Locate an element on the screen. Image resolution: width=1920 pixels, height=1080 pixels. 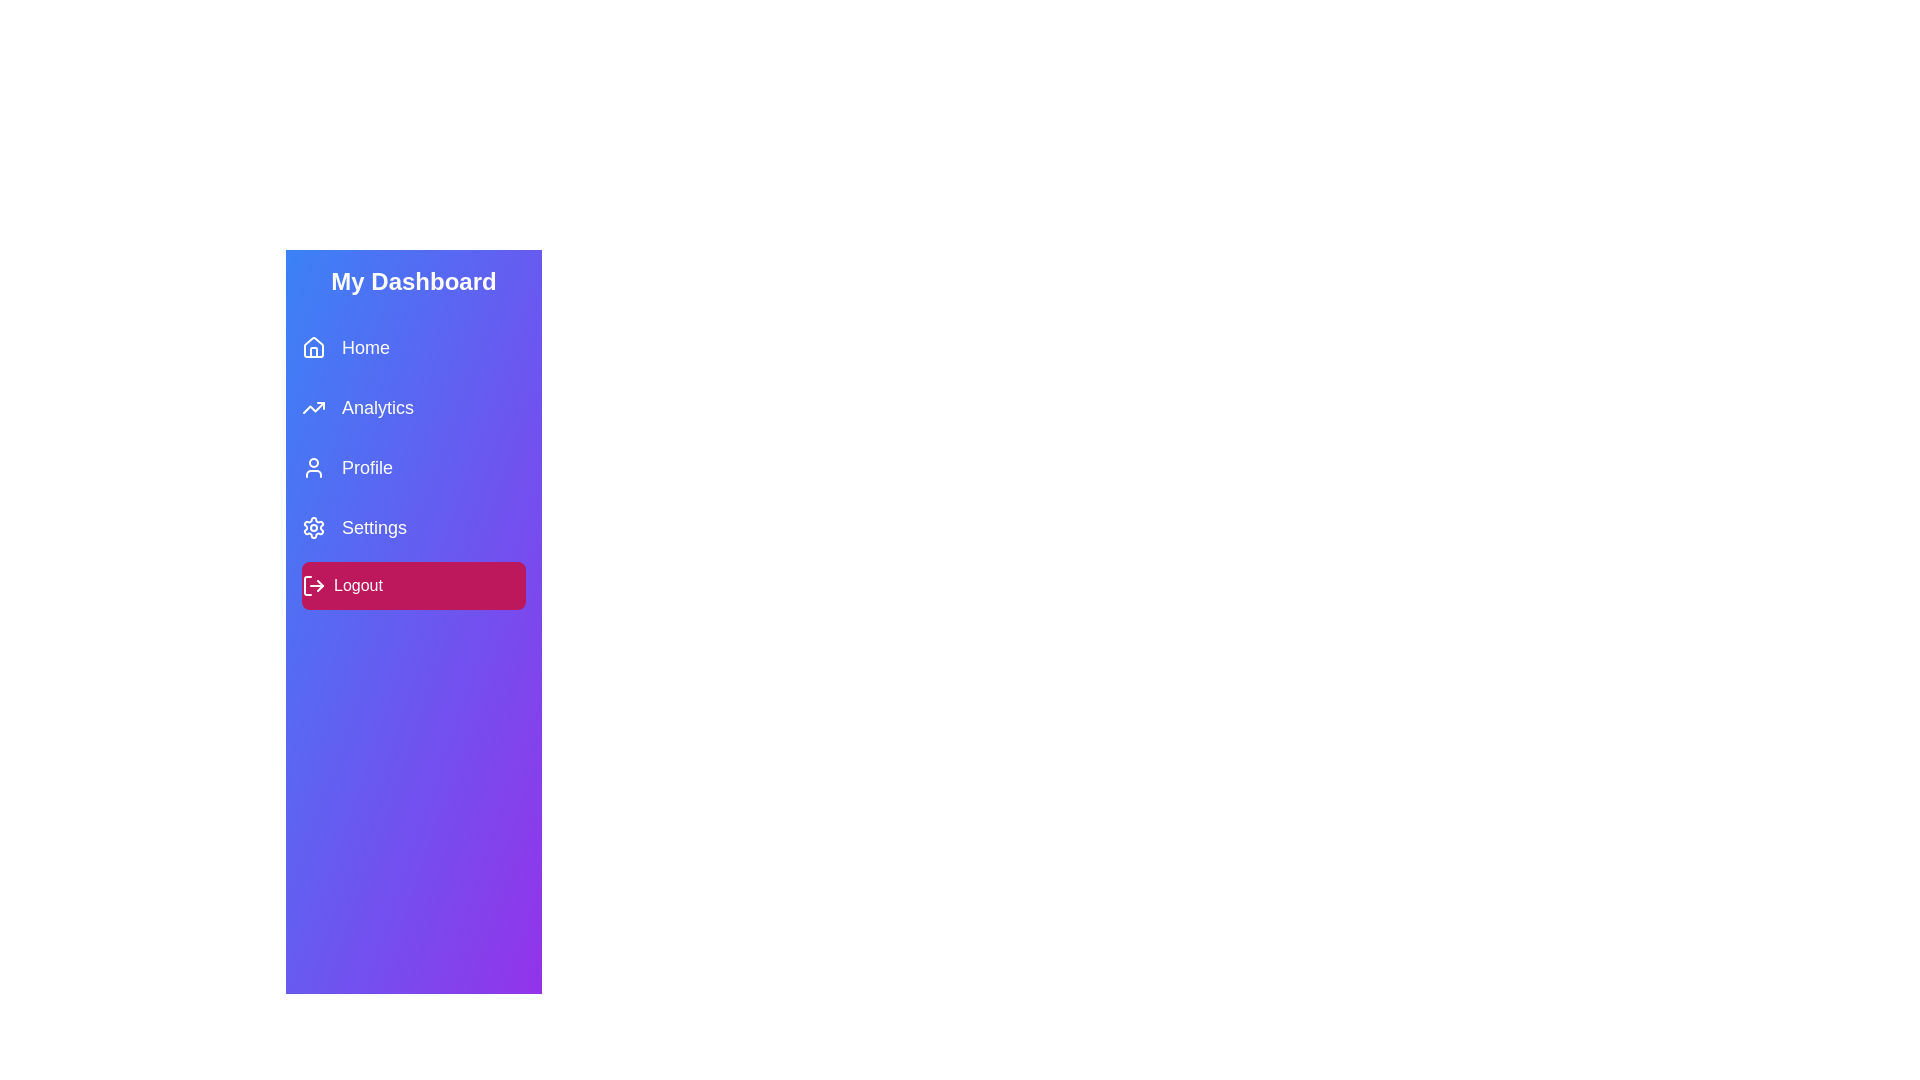
the Navigation link that is the fourth item in the vertical list, located between the 'Profile' and 'Logout' items is located at coordinates (412, 527).